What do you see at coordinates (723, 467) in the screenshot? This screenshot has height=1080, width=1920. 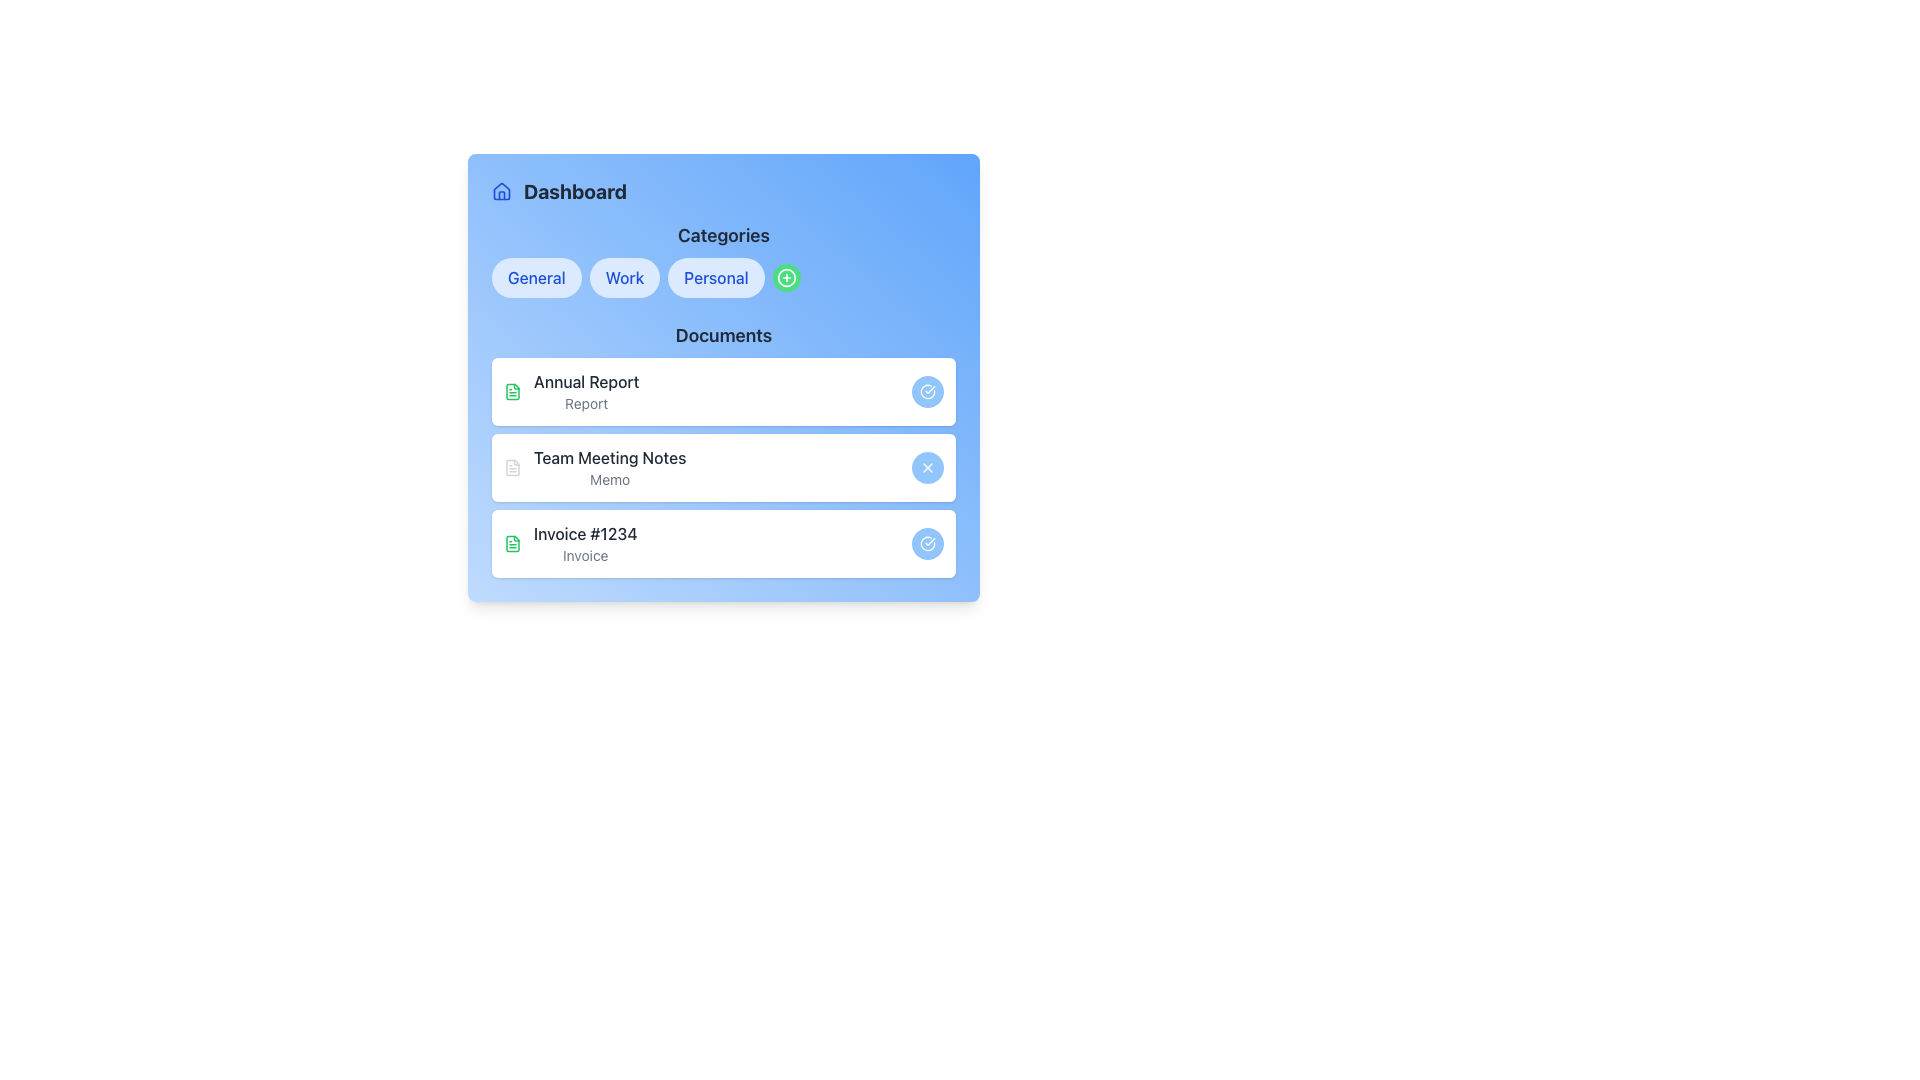 I see `the delete button on the 'Team Meeting Notes' item in the Documents section` at bounding box center [723, 467].